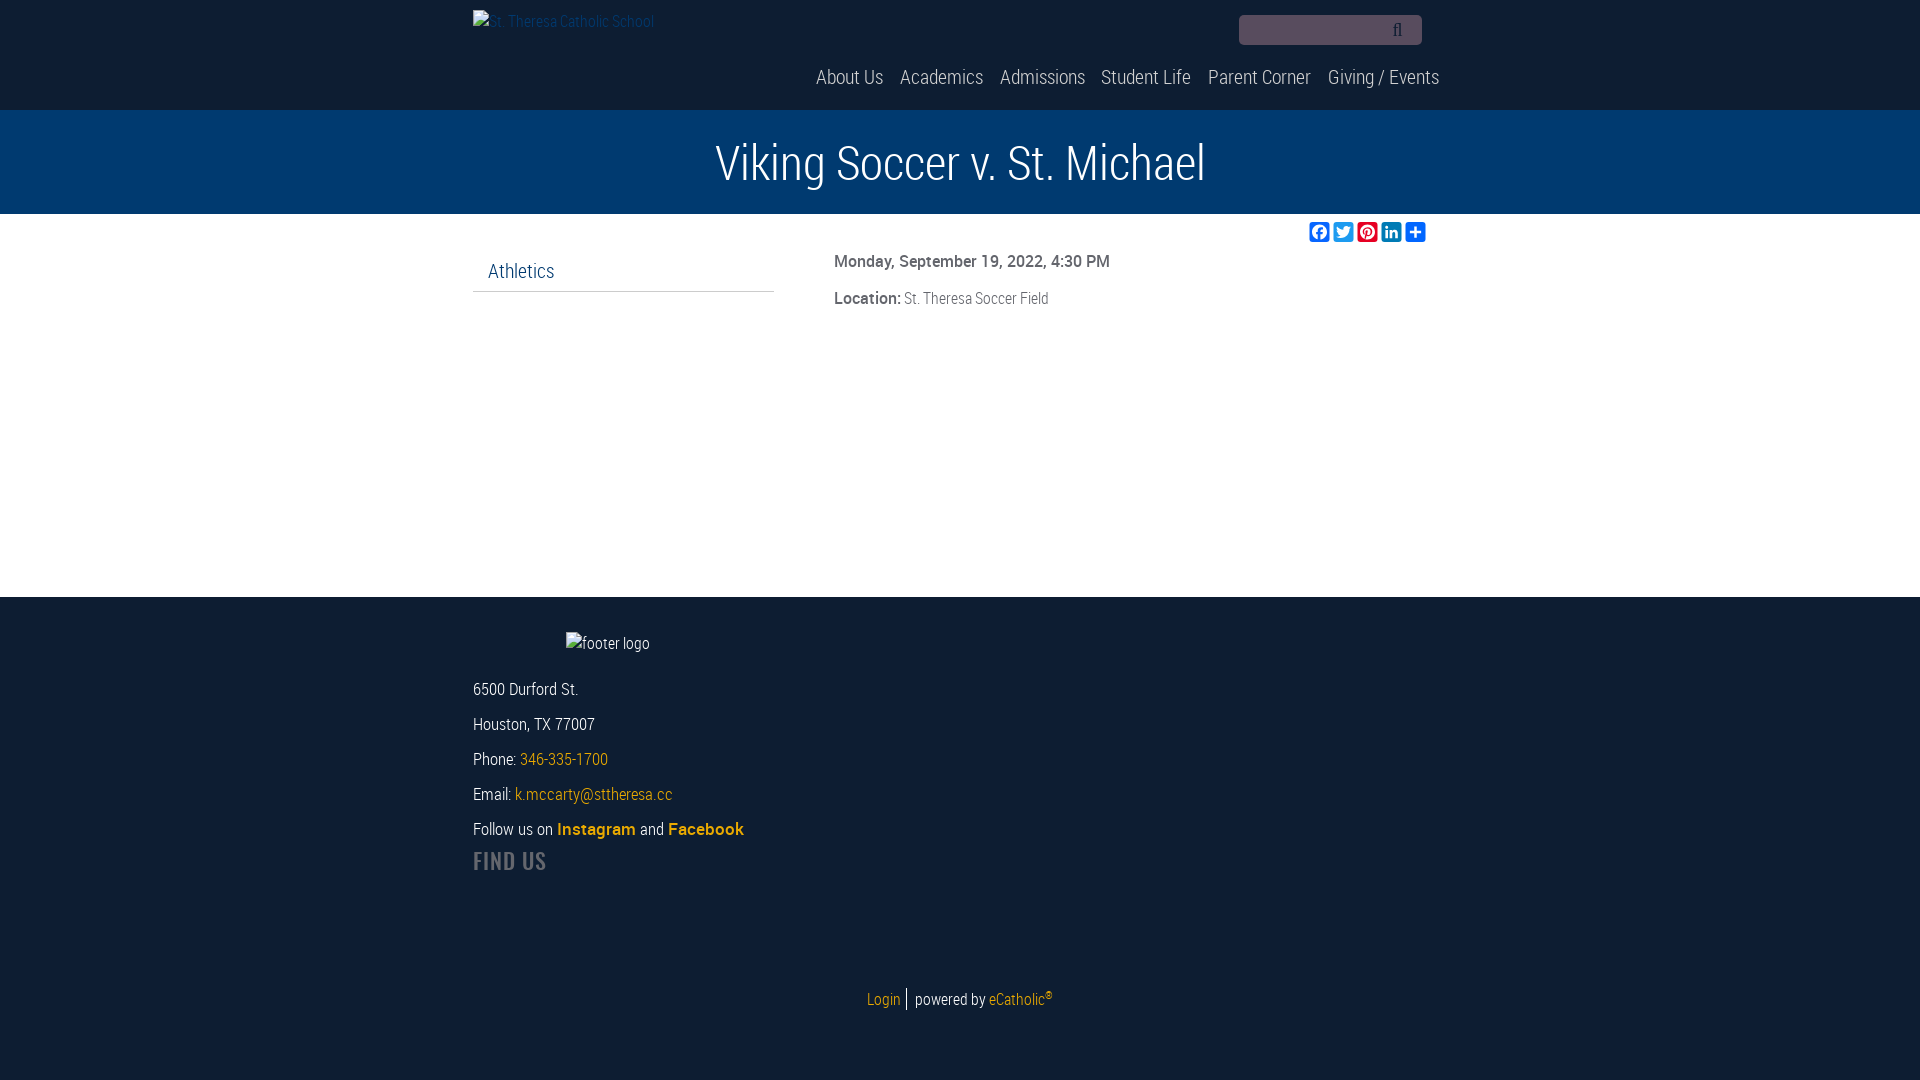  What do you see at coordinates (592, 792) in the screenshot?
I see `'k.mccarty@sttheresa.cc'` at bounding box center [592, 792].